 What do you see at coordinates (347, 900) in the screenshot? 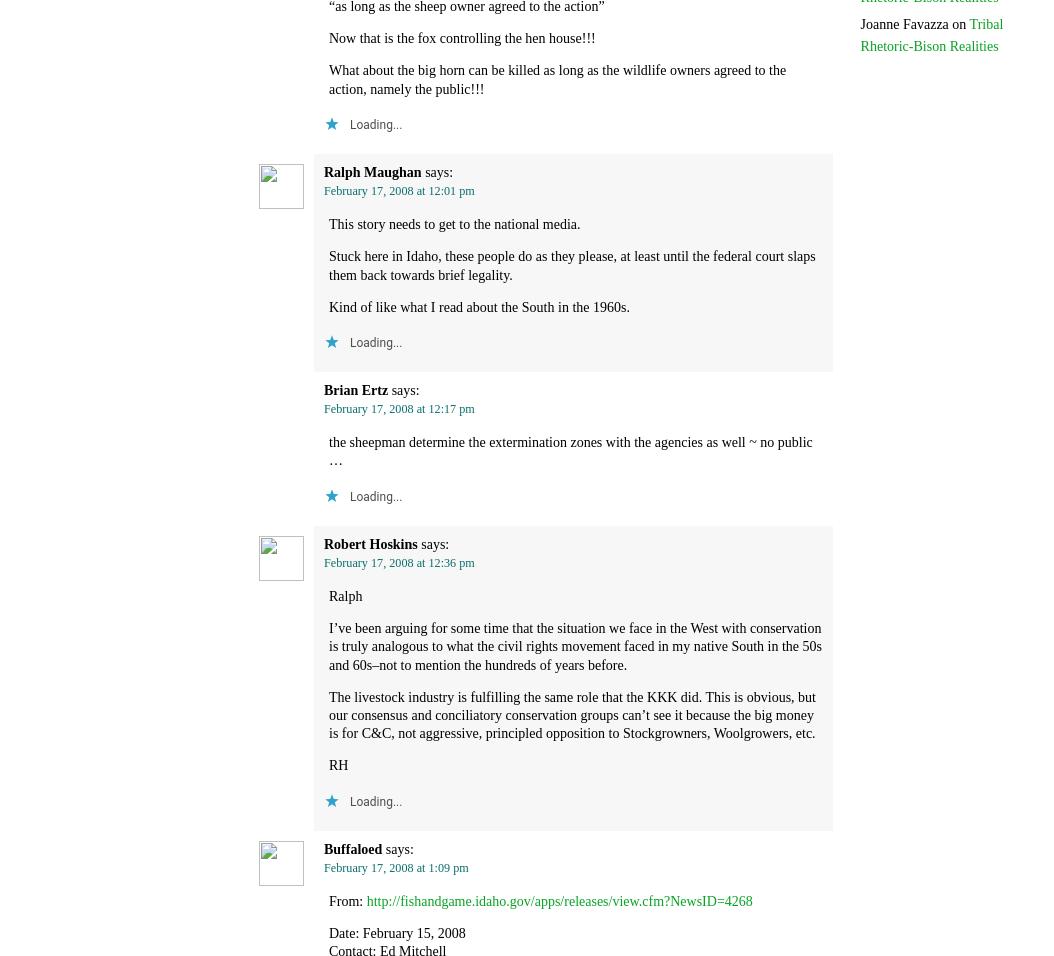
I see `'From:'` at bounding box center [347, 900].